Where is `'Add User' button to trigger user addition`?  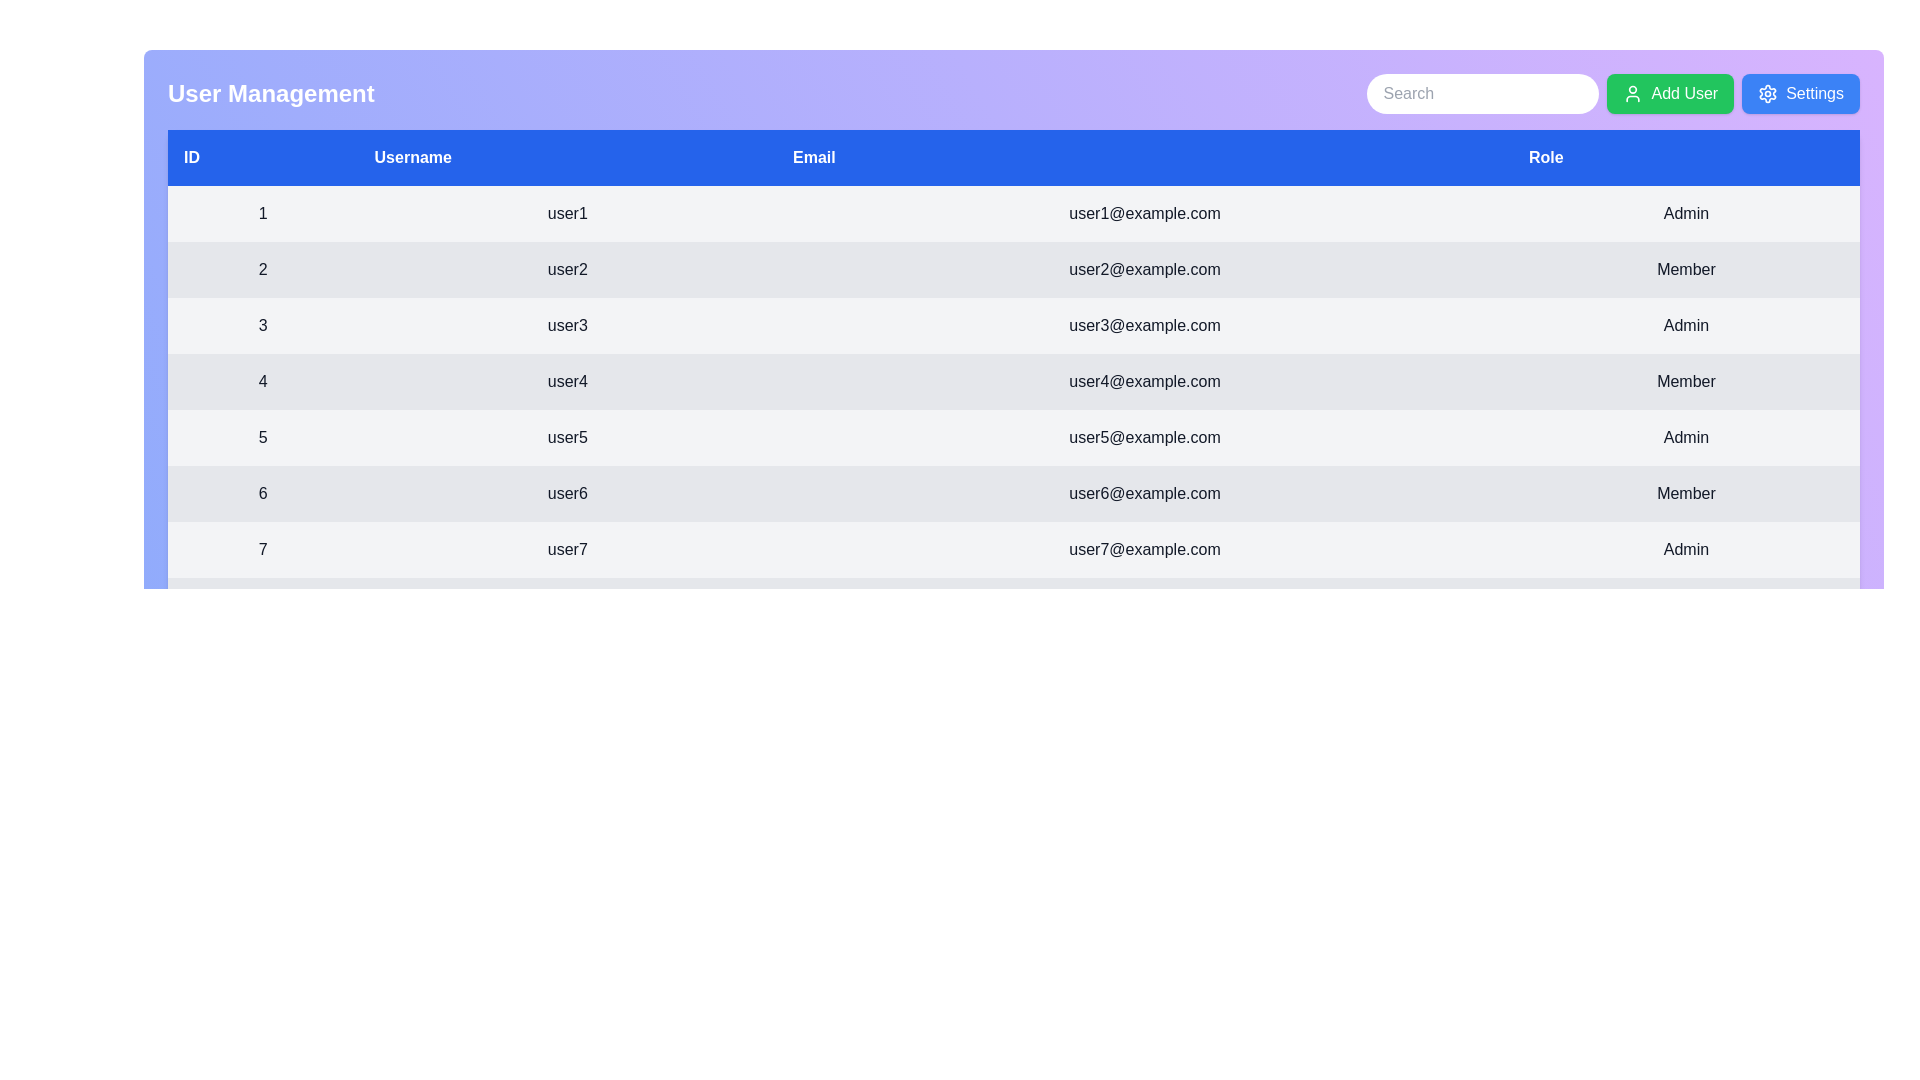
'Add User' button to trigger user addition is located at coordinates (1670, 93).